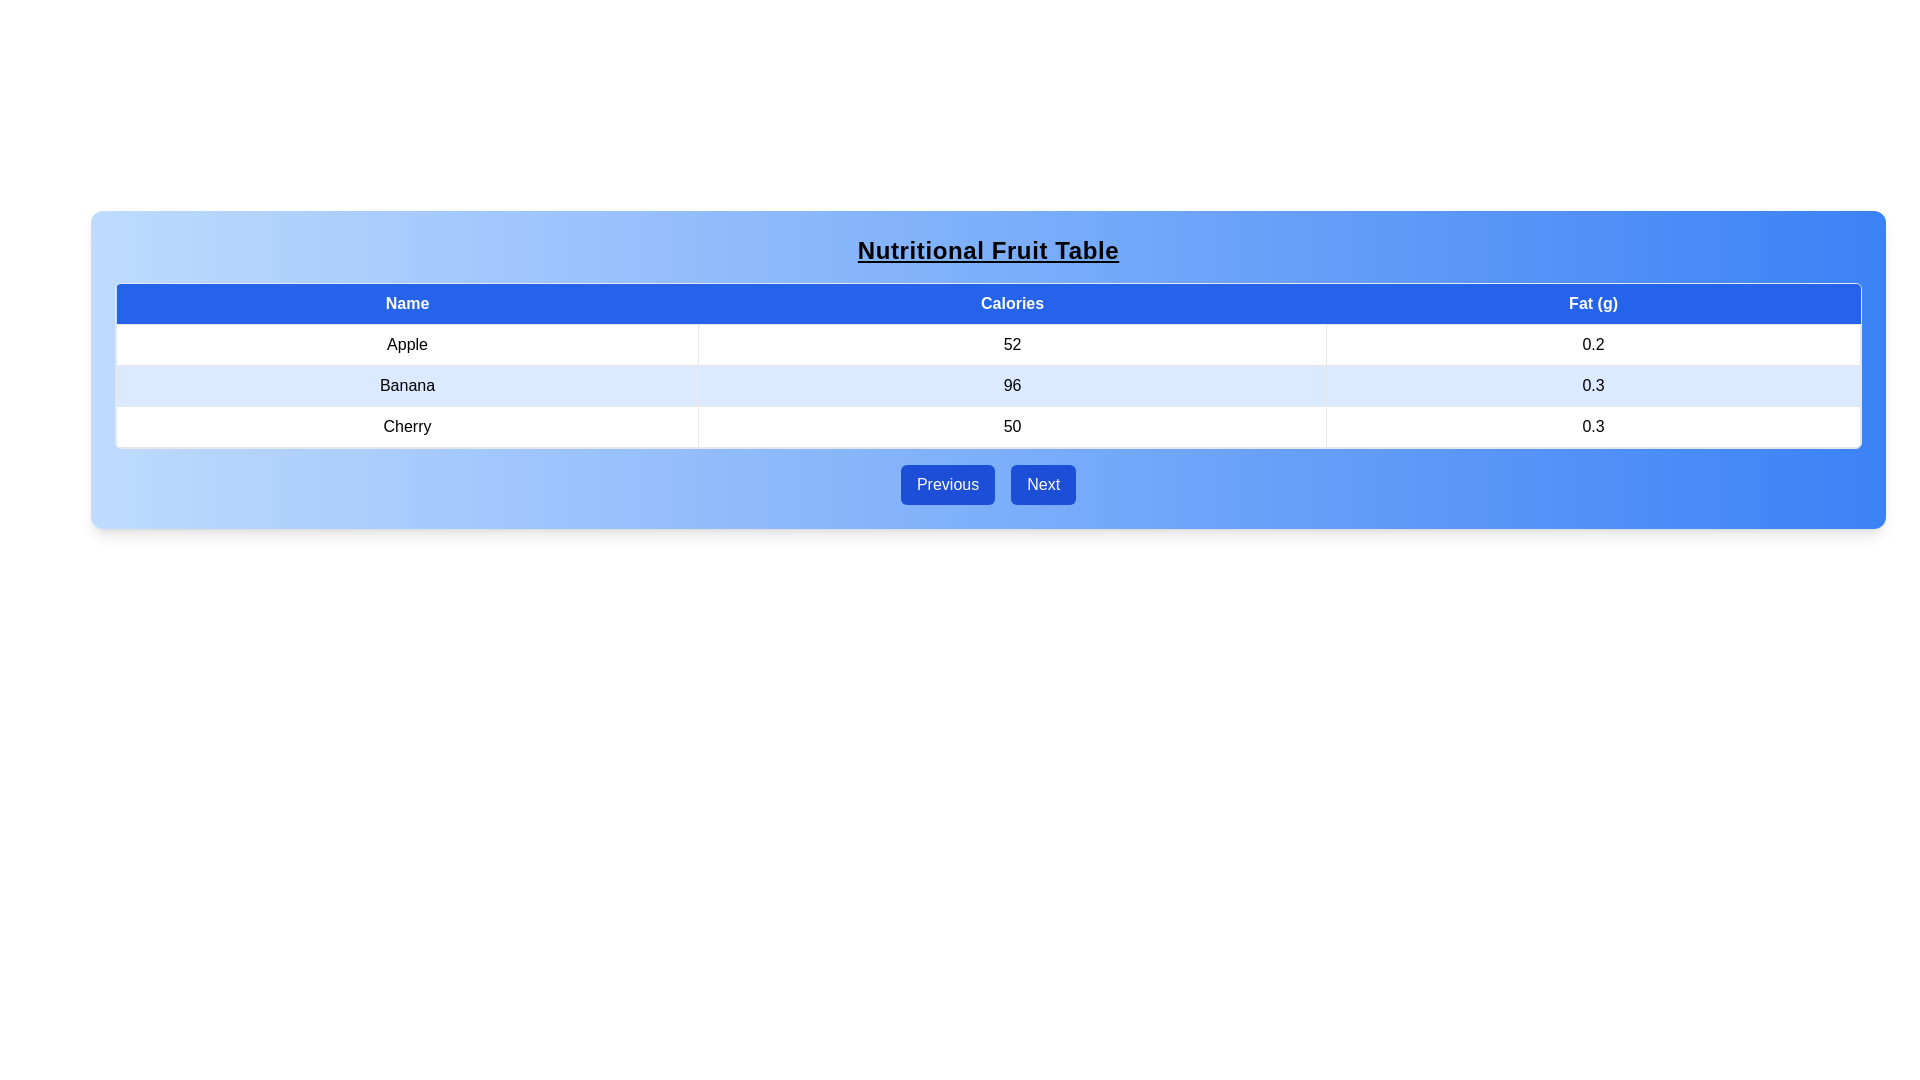  What do you see at coordinates (988, 304) in the screenshot?
I see `headers of the Table Header Row in the Nutritional Fruit Table, which includes 'Name', 'Calories', and 'Fat (g)'` at bounding box center [988, 304].